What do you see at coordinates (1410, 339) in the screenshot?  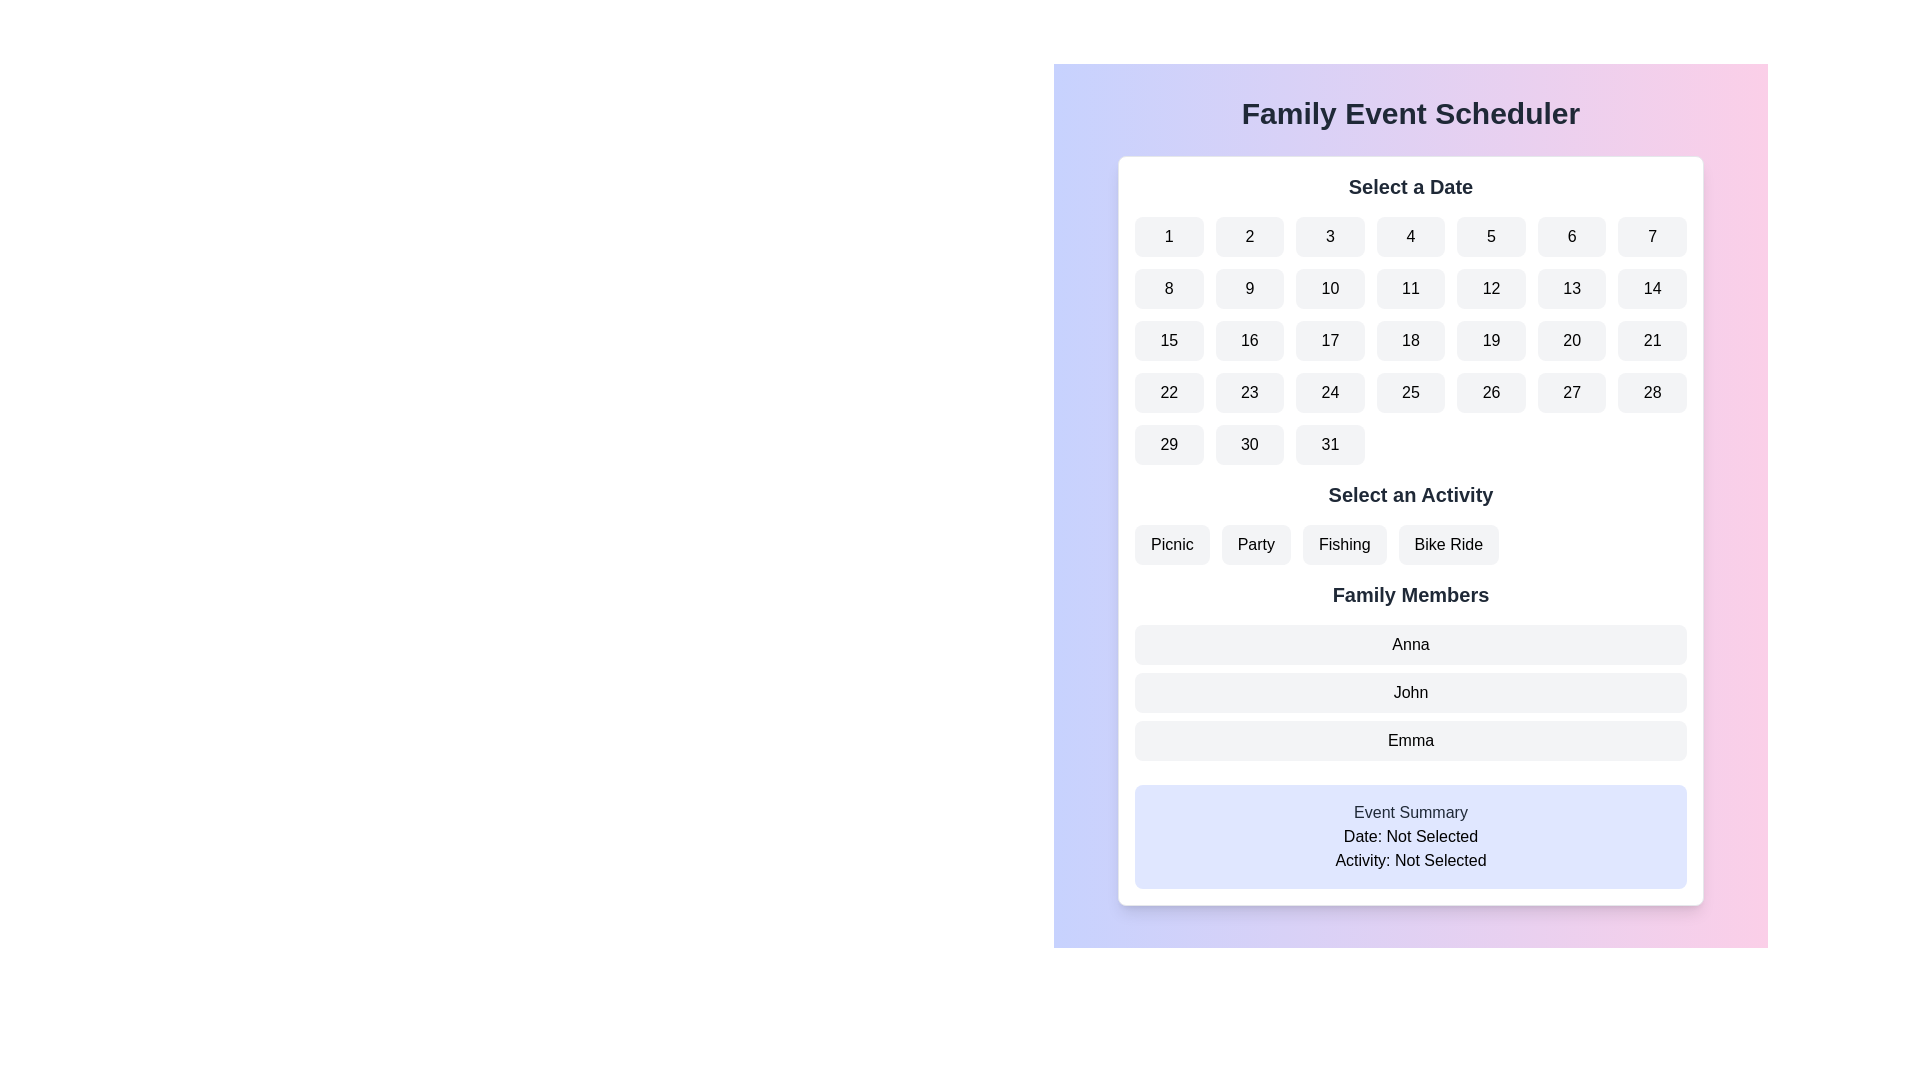 I see `the button displaying the numeral '18', which is a rectangular button with rounded corners and a light gray background` at bounding box center [1410, 339].